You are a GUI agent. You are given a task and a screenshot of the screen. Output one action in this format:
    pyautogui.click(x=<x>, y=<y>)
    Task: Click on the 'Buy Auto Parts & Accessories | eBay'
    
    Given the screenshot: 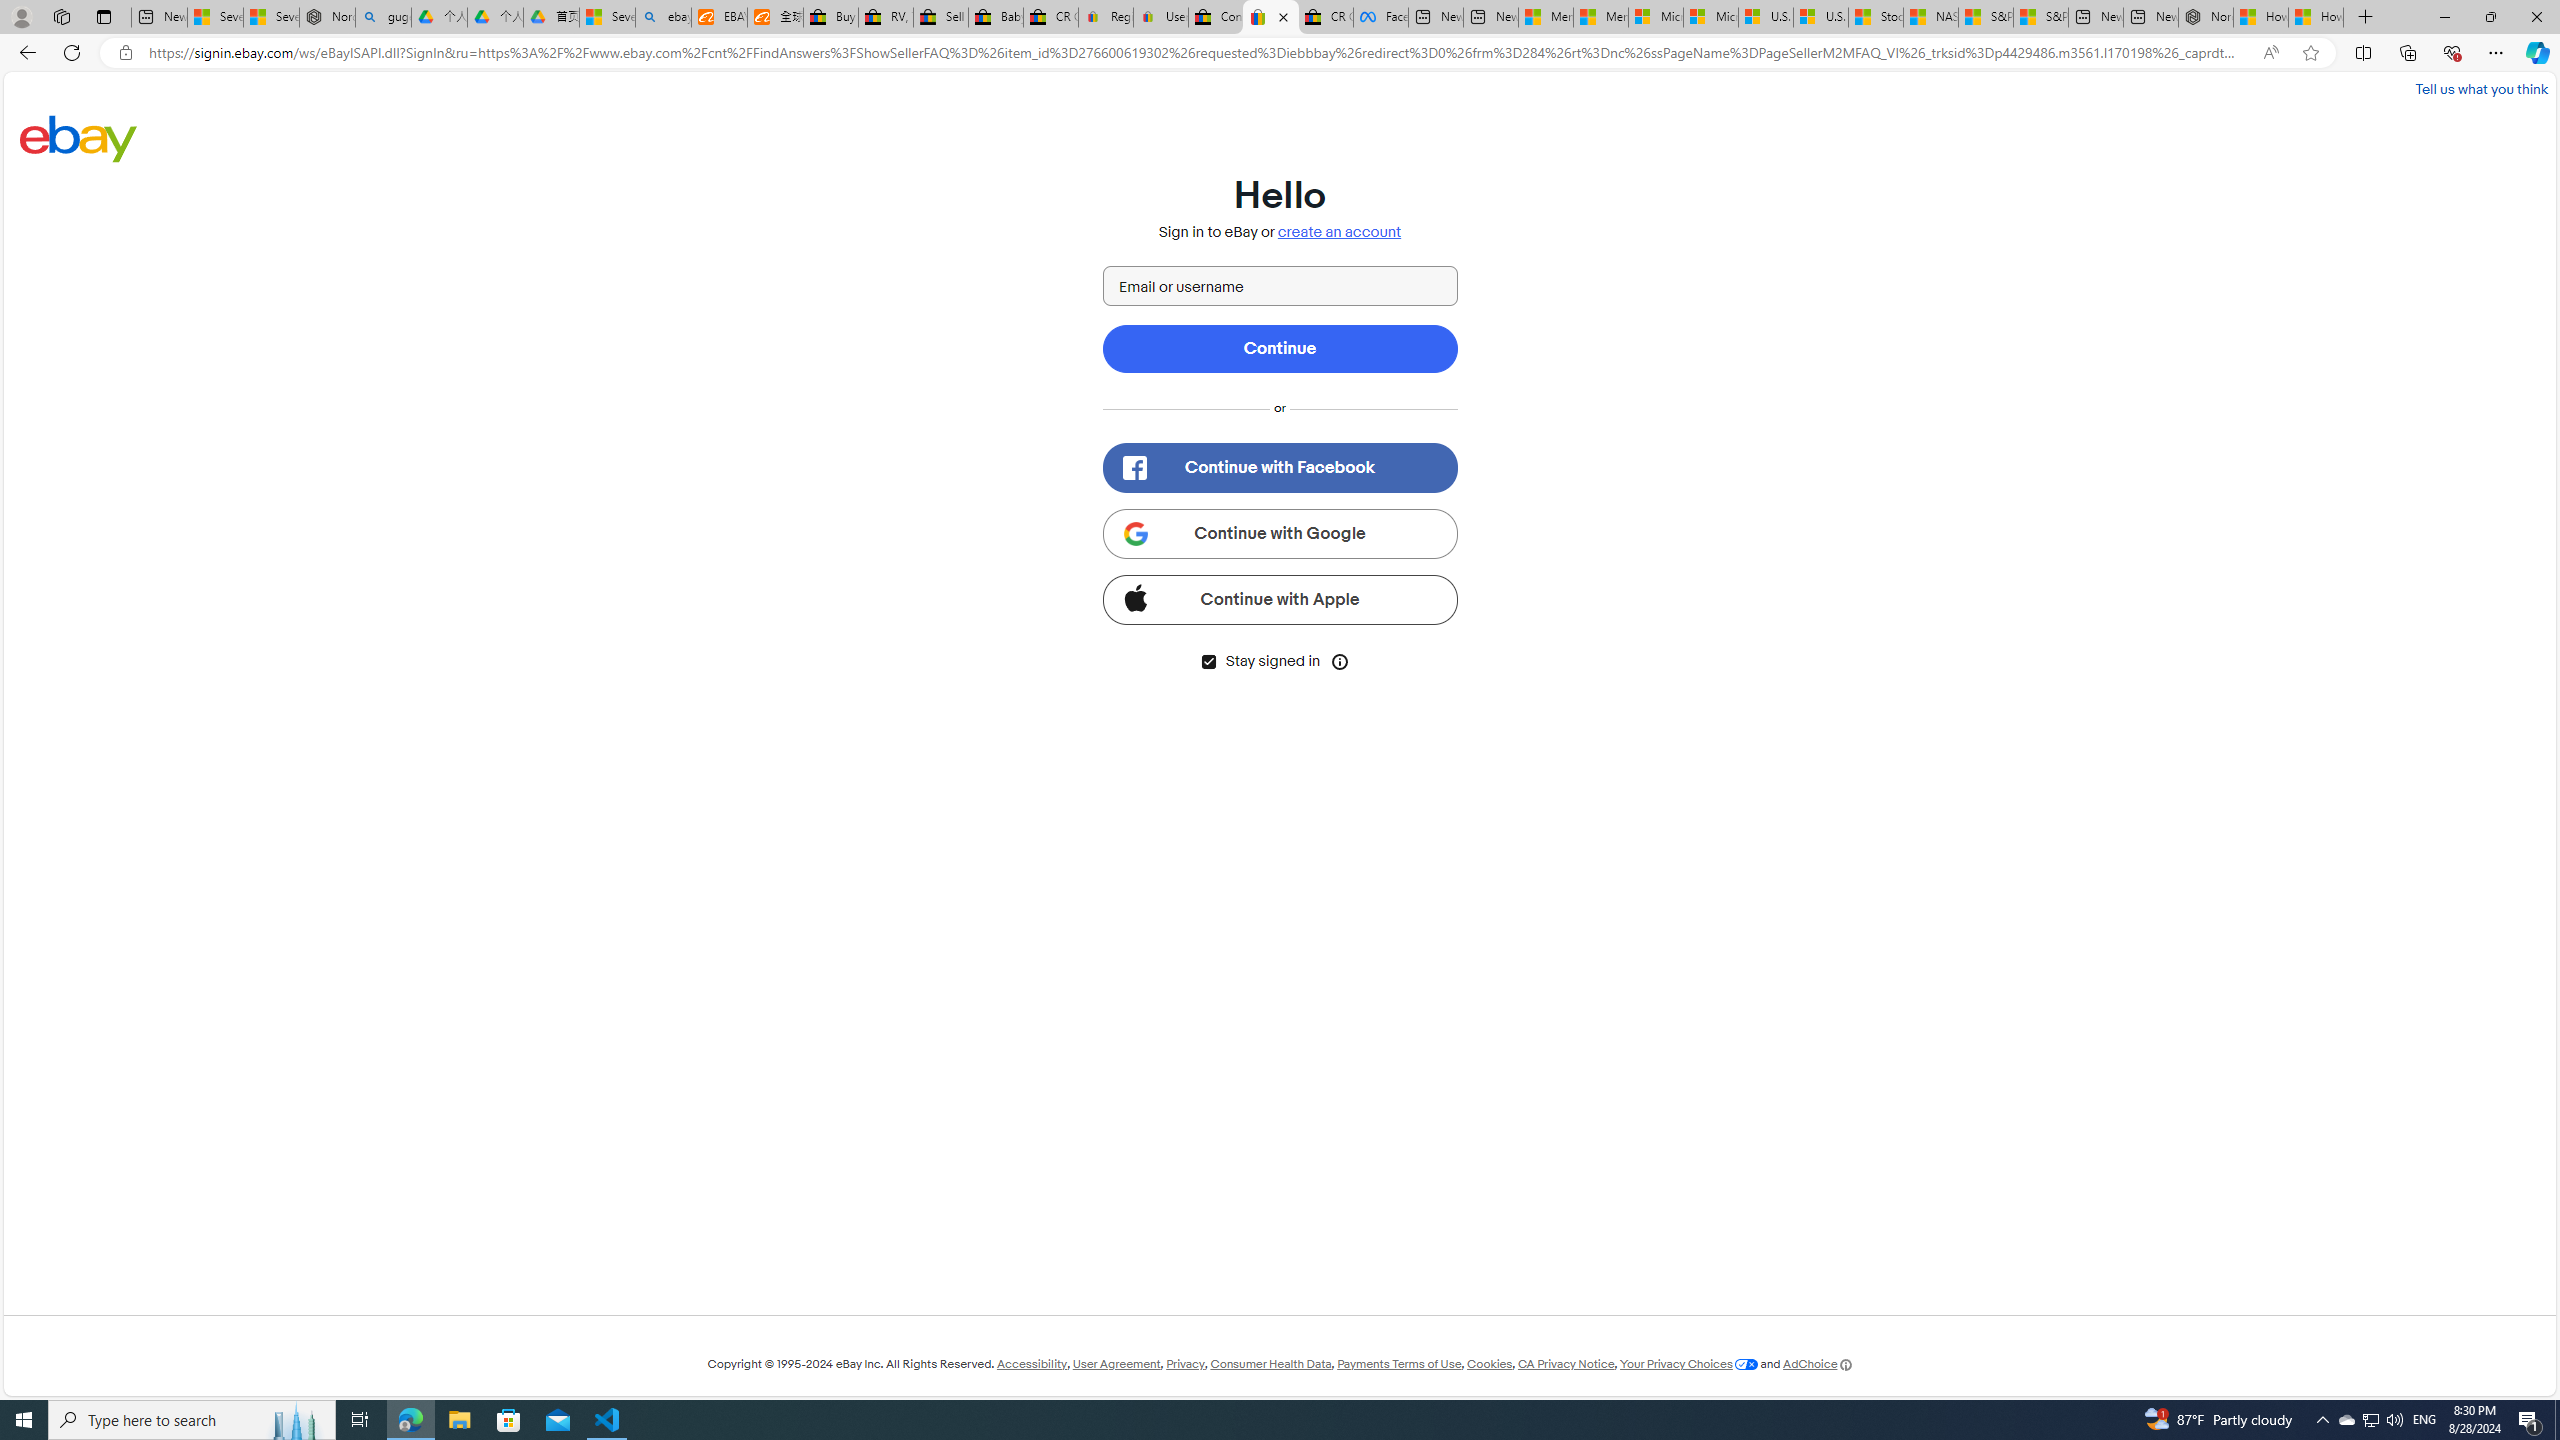 What is the action you would take?
    pyautogui.click(x=831, y=16)
    